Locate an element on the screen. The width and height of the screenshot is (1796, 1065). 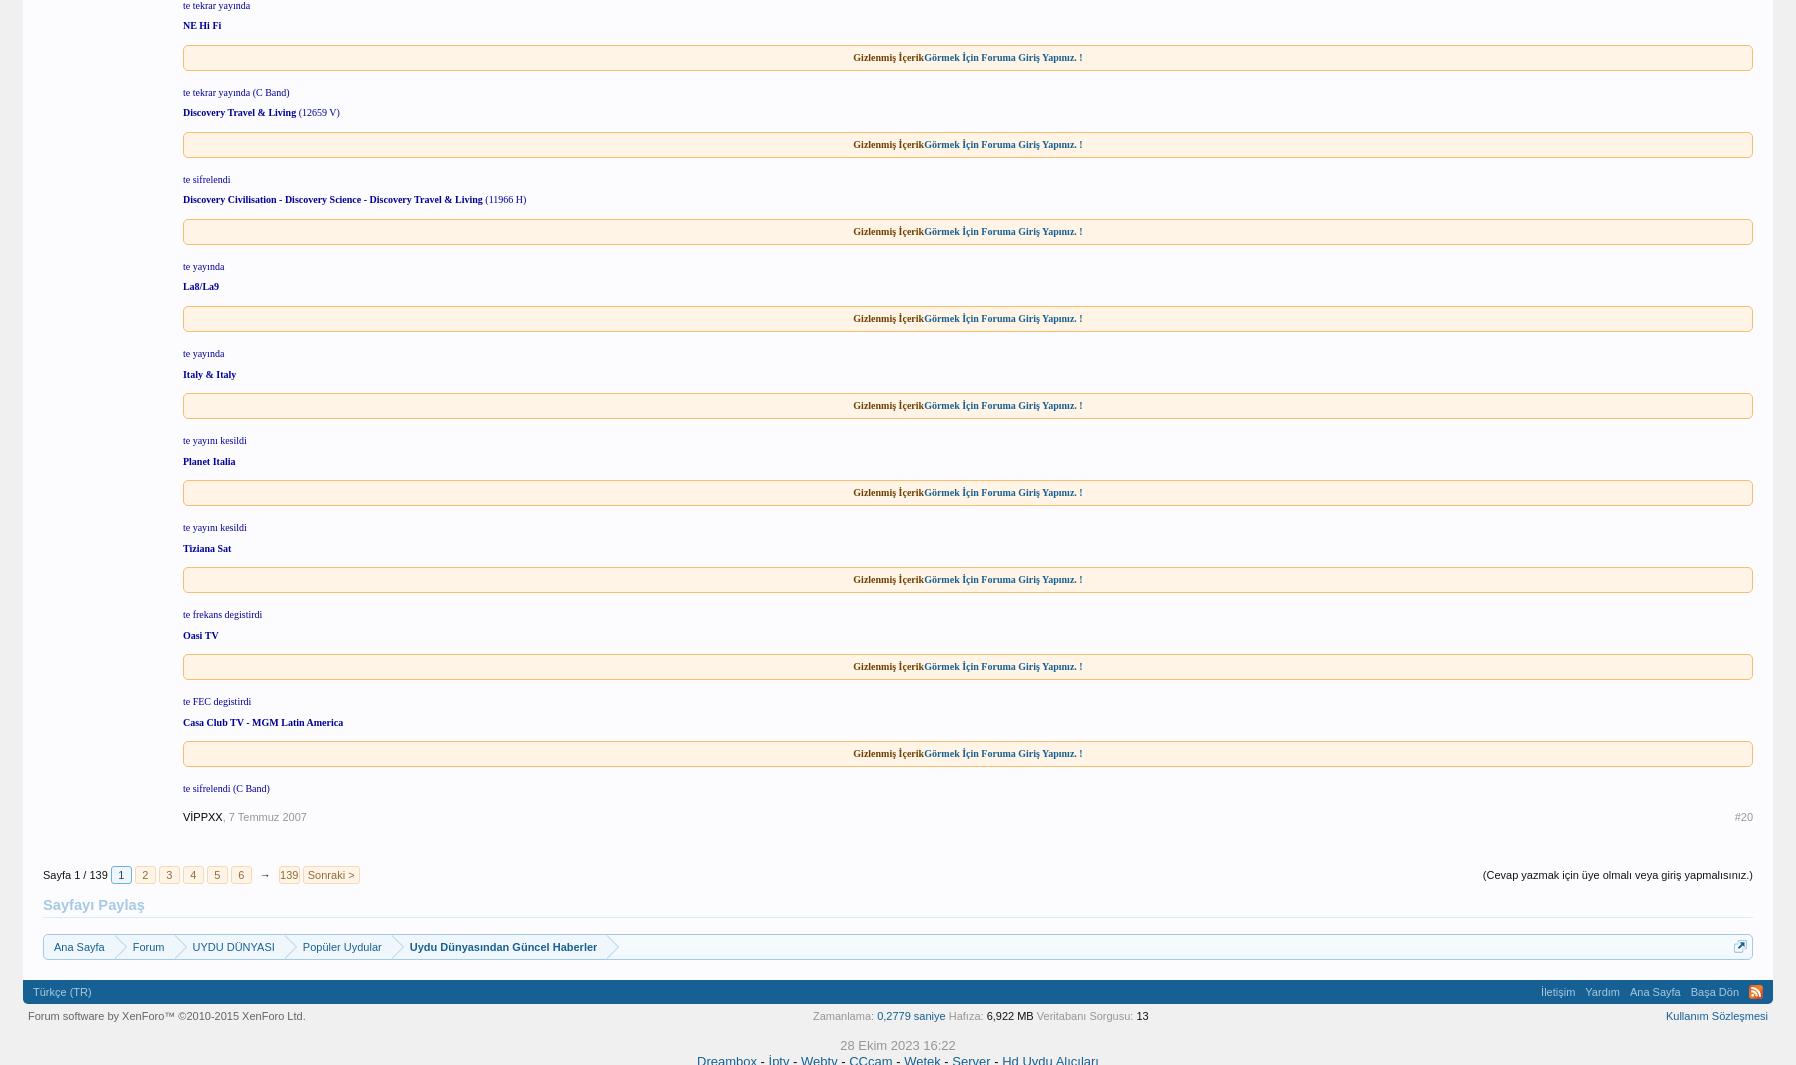
'VİPPXX' is located at coordinates (201, 816).